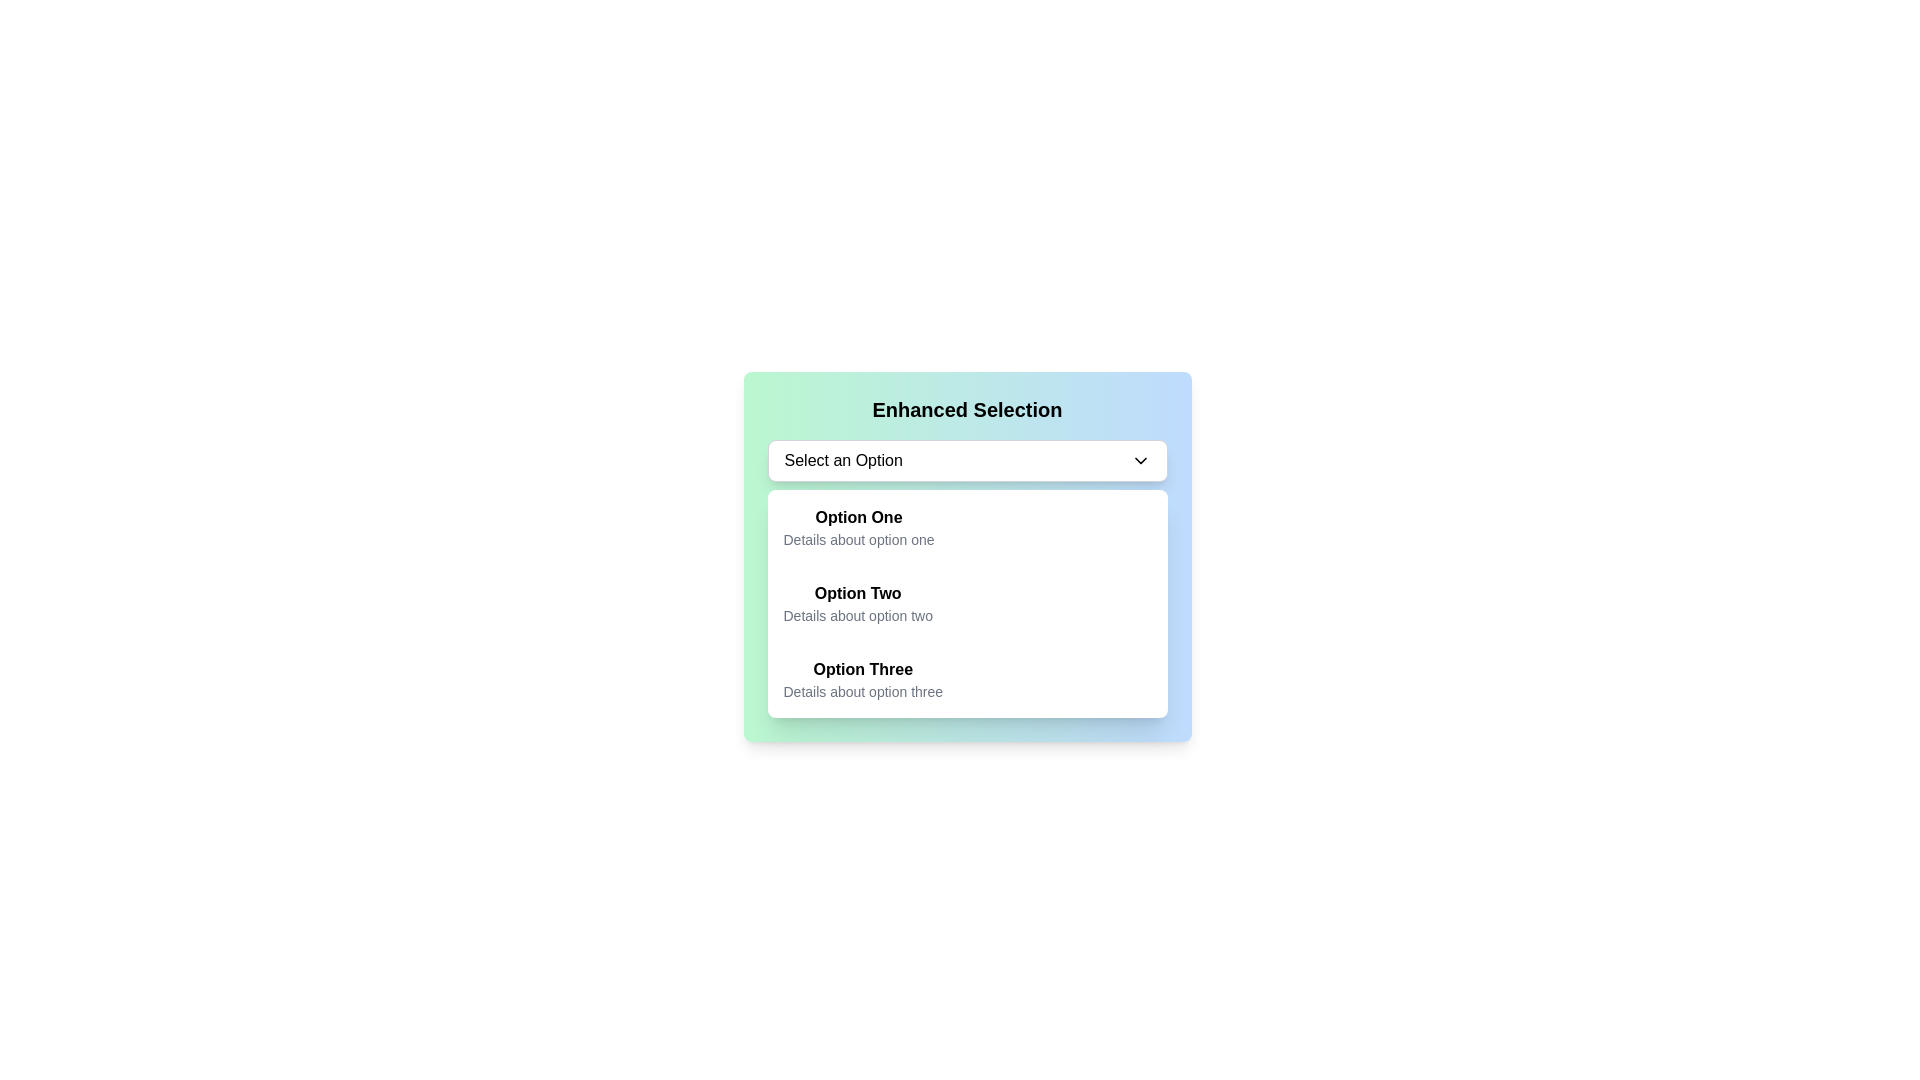 This screenshot has height=1080, width=1920. I want to click on the Chevron-Down icon located on the right side of the 'Select an Option' dropdown input field, so click(1140, 461).